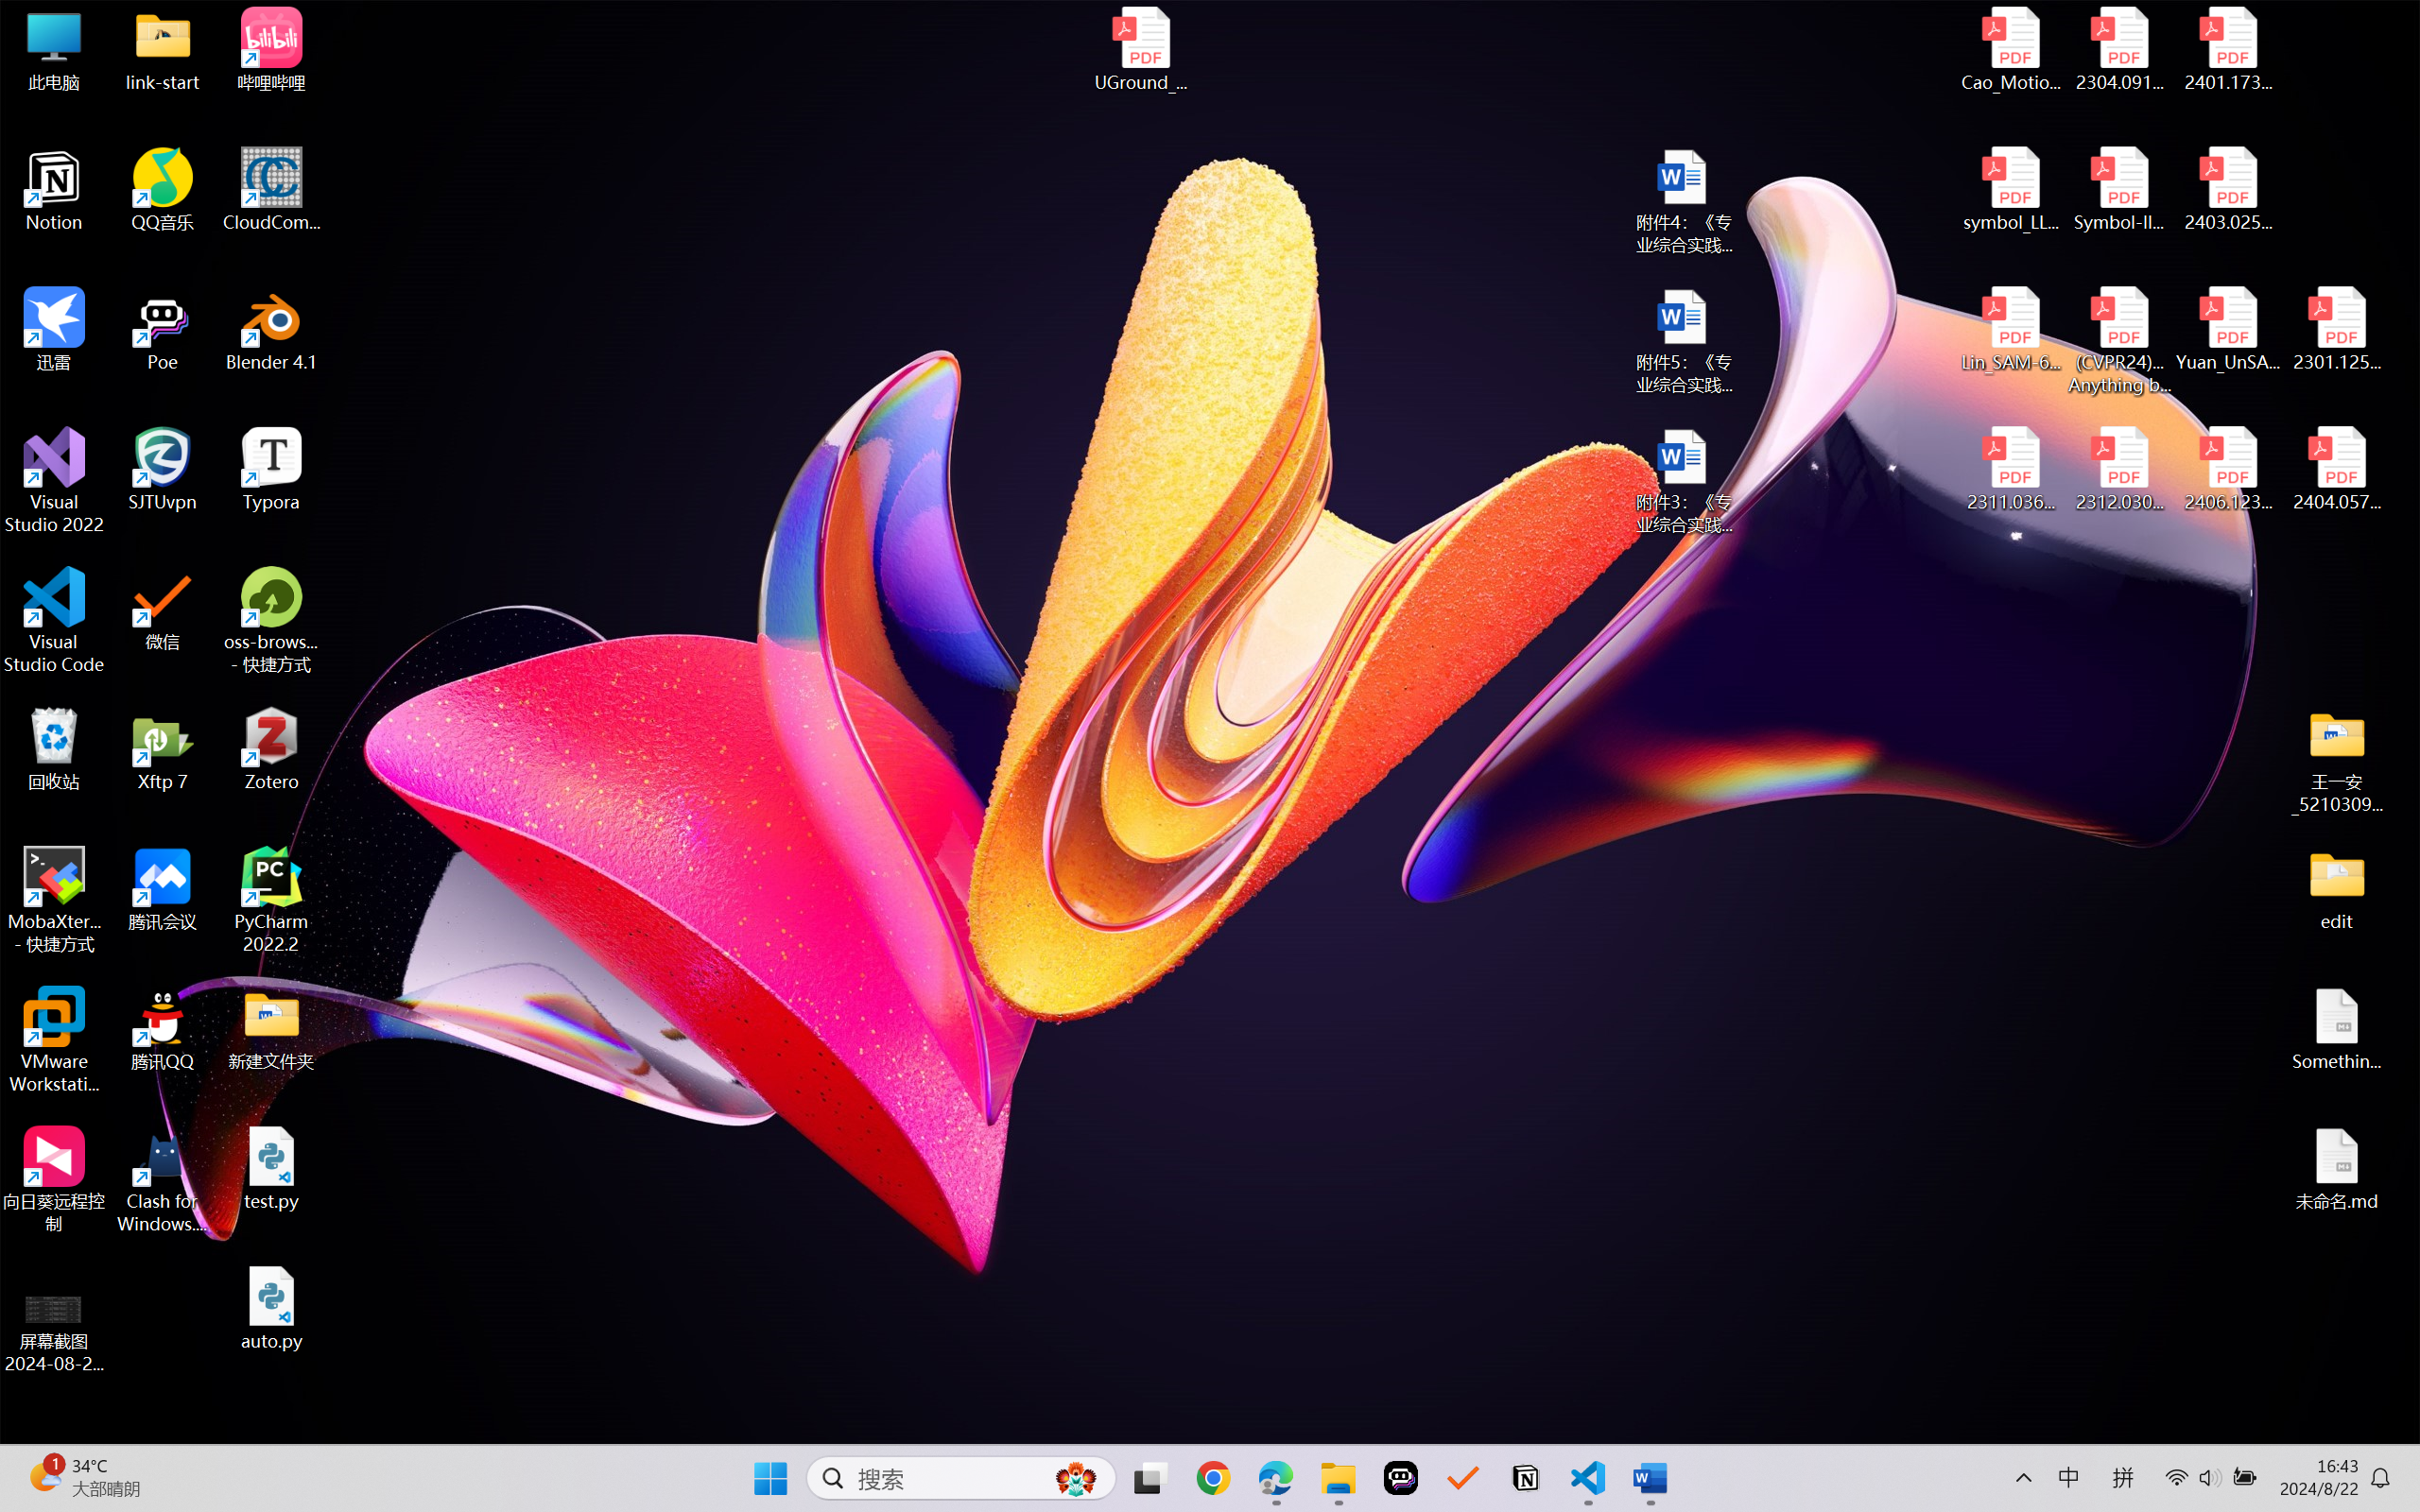 The width and height of the screenshot is (2420, 1512). I want to click on 'UGround_paper.pdf', so click(1141, 49).